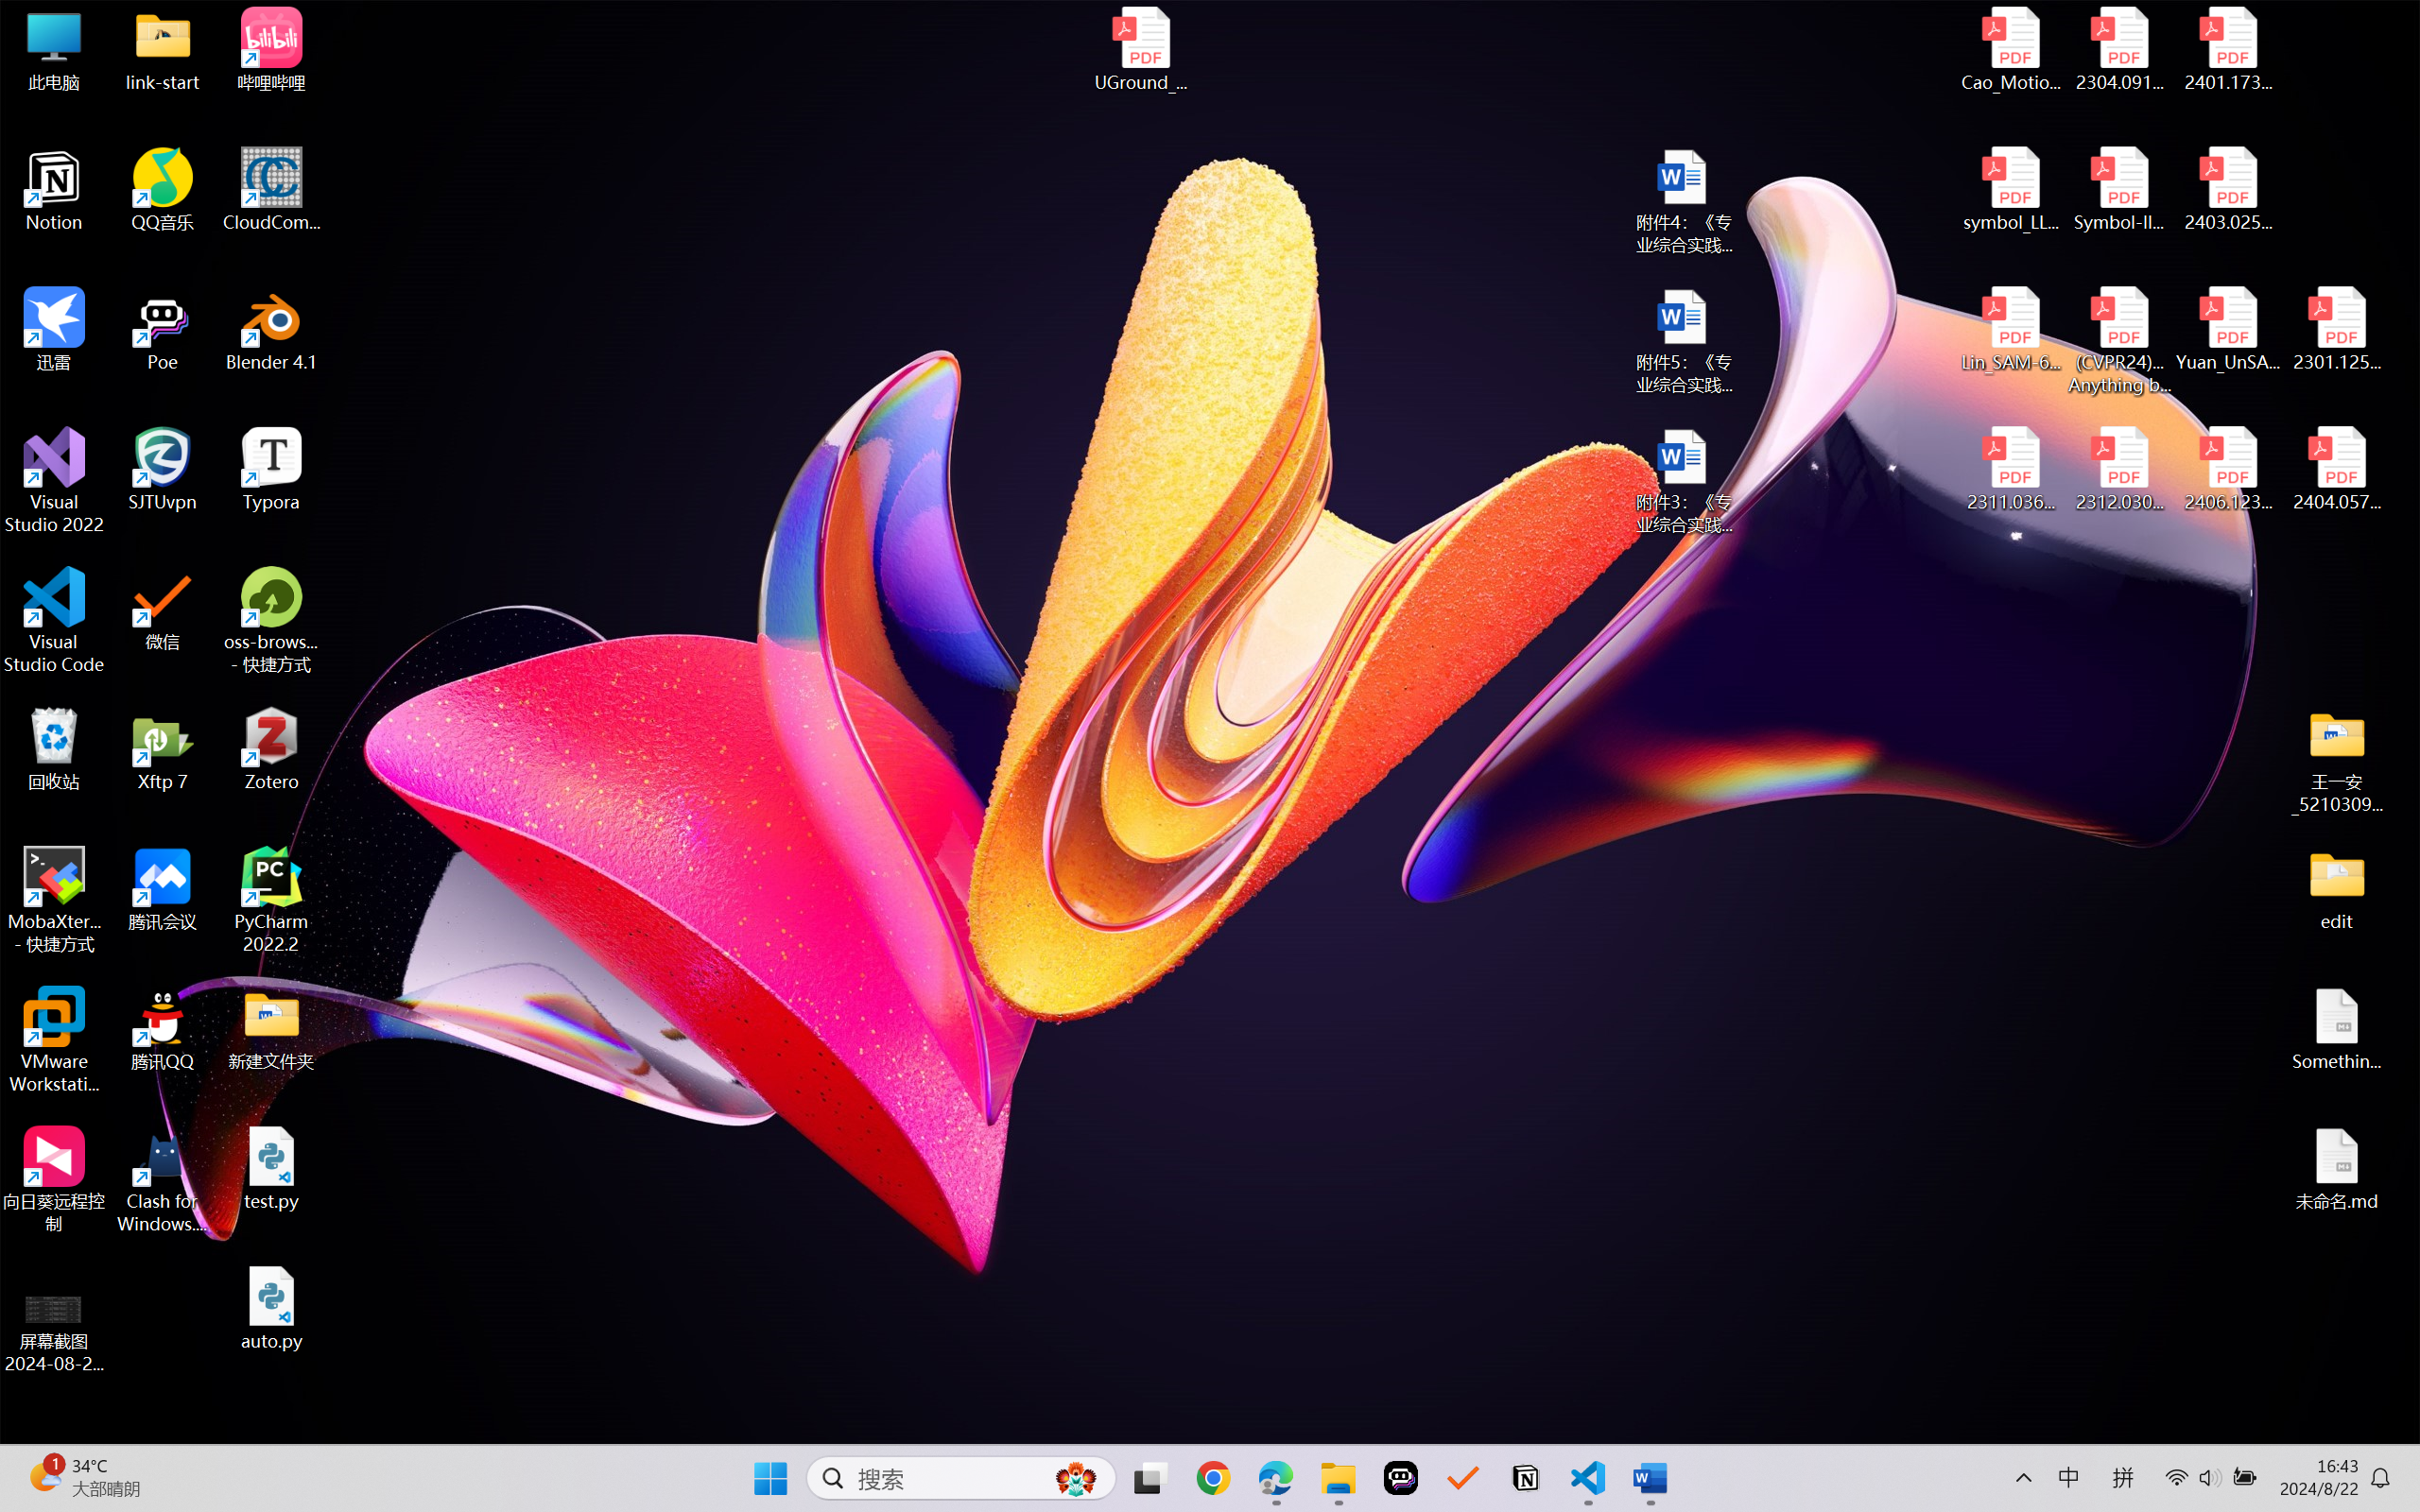 The width and height of the screenshot is (2420, 1512). I want to click on 'UGround_paper.pdf', so click(1141, 49).